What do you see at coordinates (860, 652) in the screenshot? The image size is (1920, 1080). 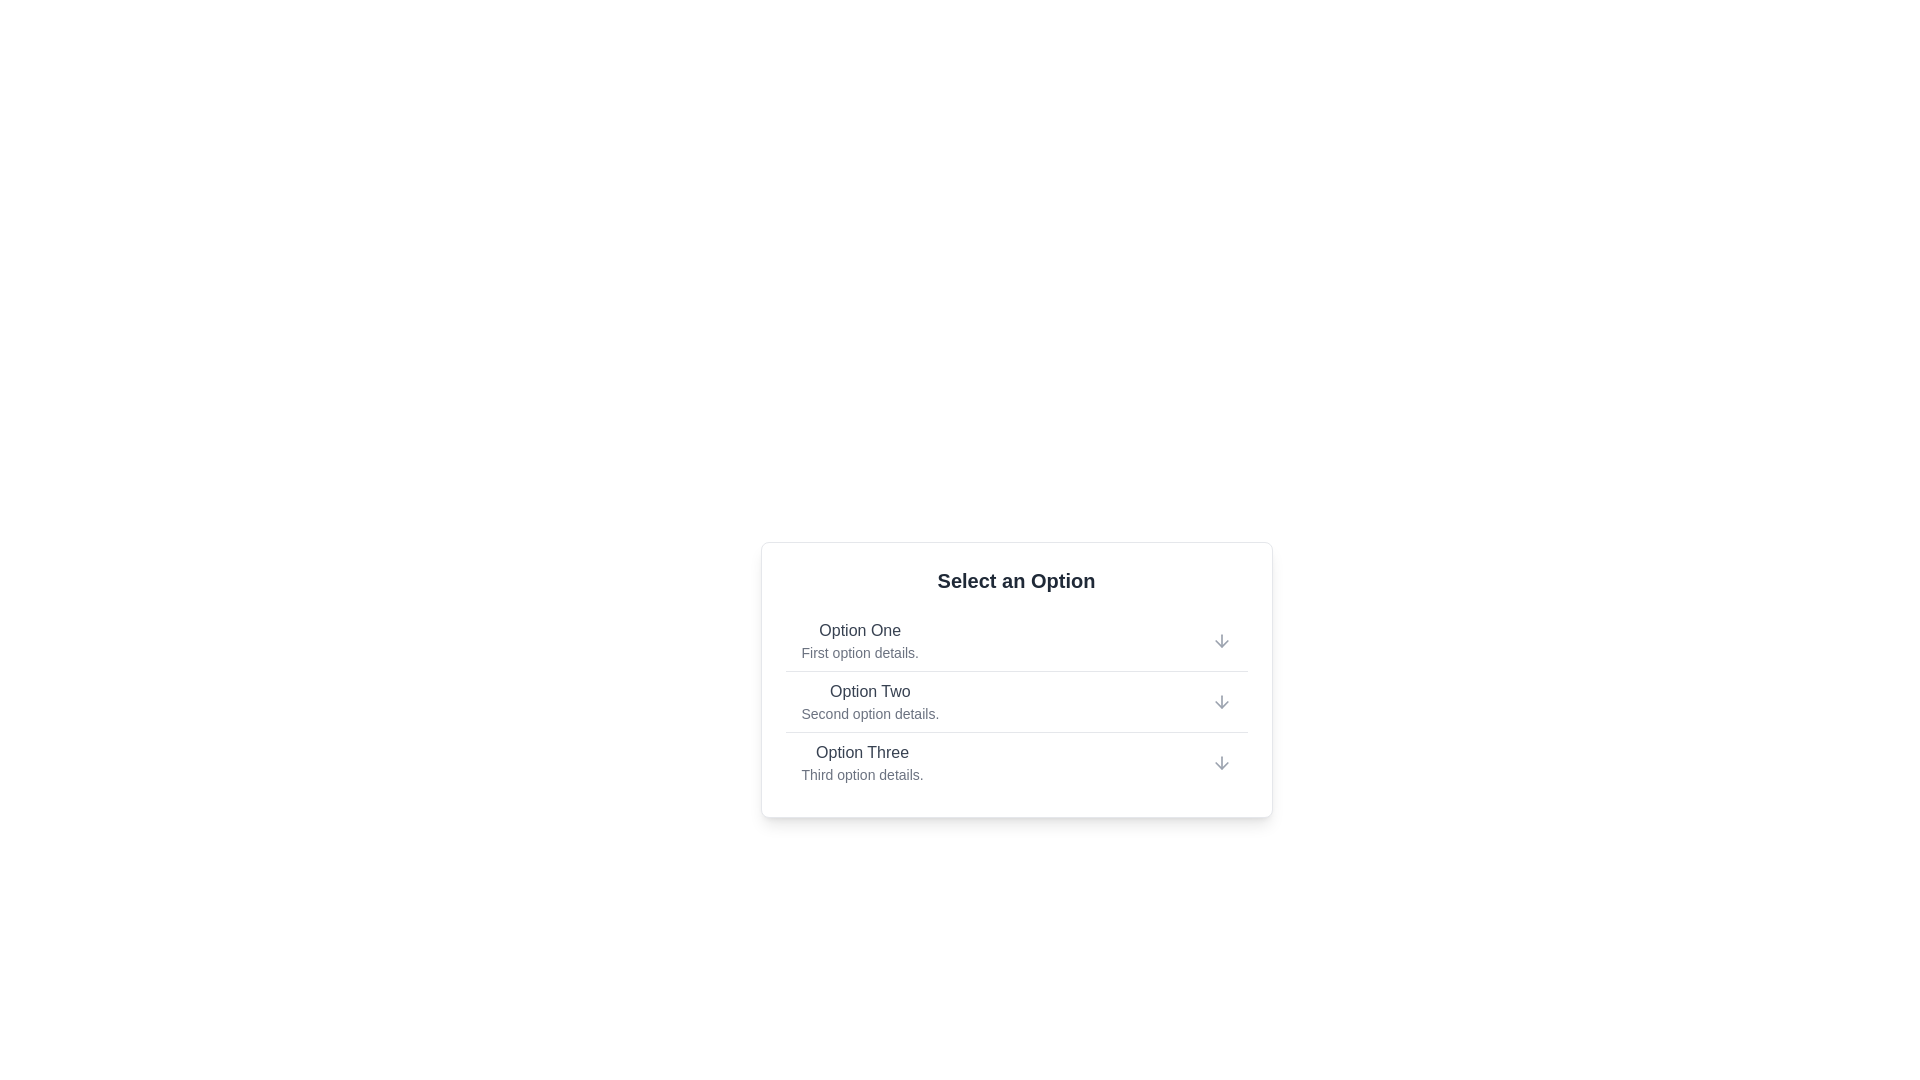 I see `the descriptive Text label that provides additional details about 'Option One', positioned directly below the 'Option One' title` at bounding box center [860, 652].